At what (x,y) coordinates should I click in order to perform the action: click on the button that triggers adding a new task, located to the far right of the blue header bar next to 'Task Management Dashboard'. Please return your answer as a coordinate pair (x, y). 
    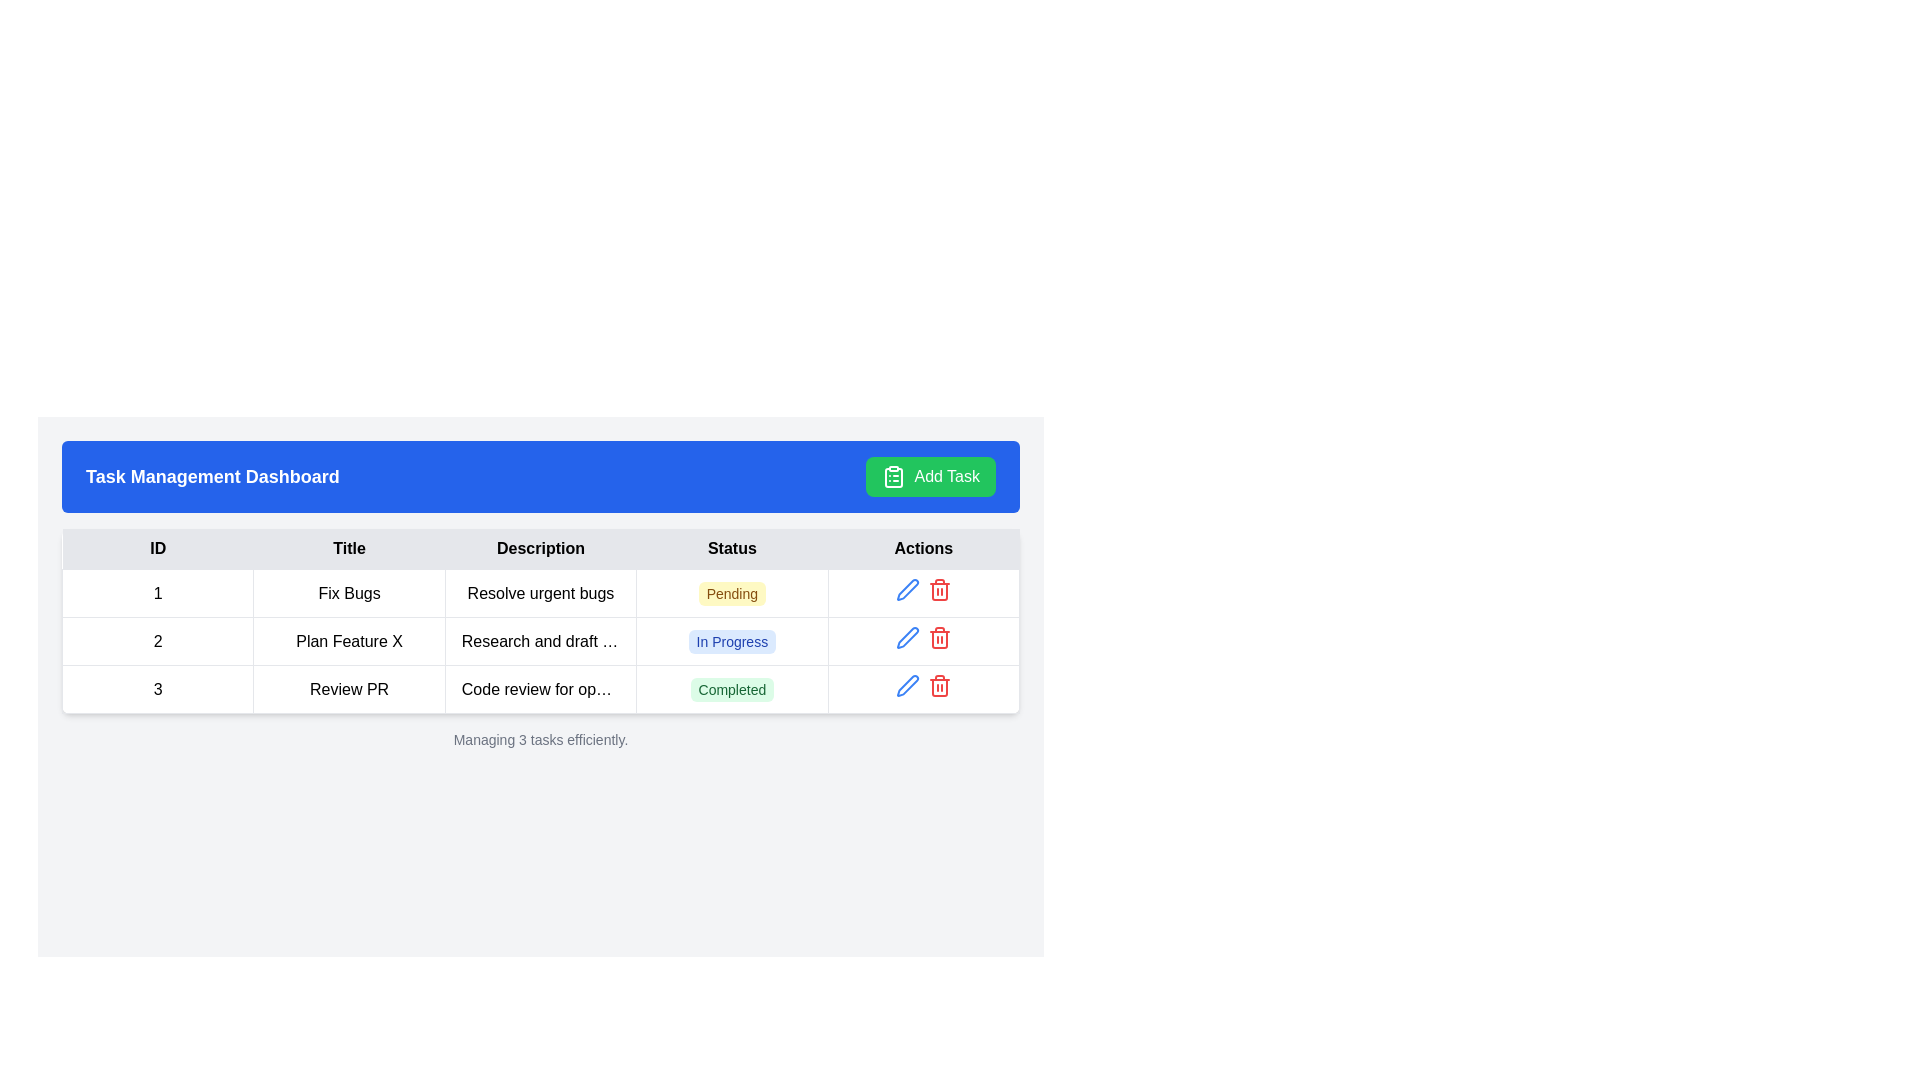
    Looking at the image, I should click on (930, 477).